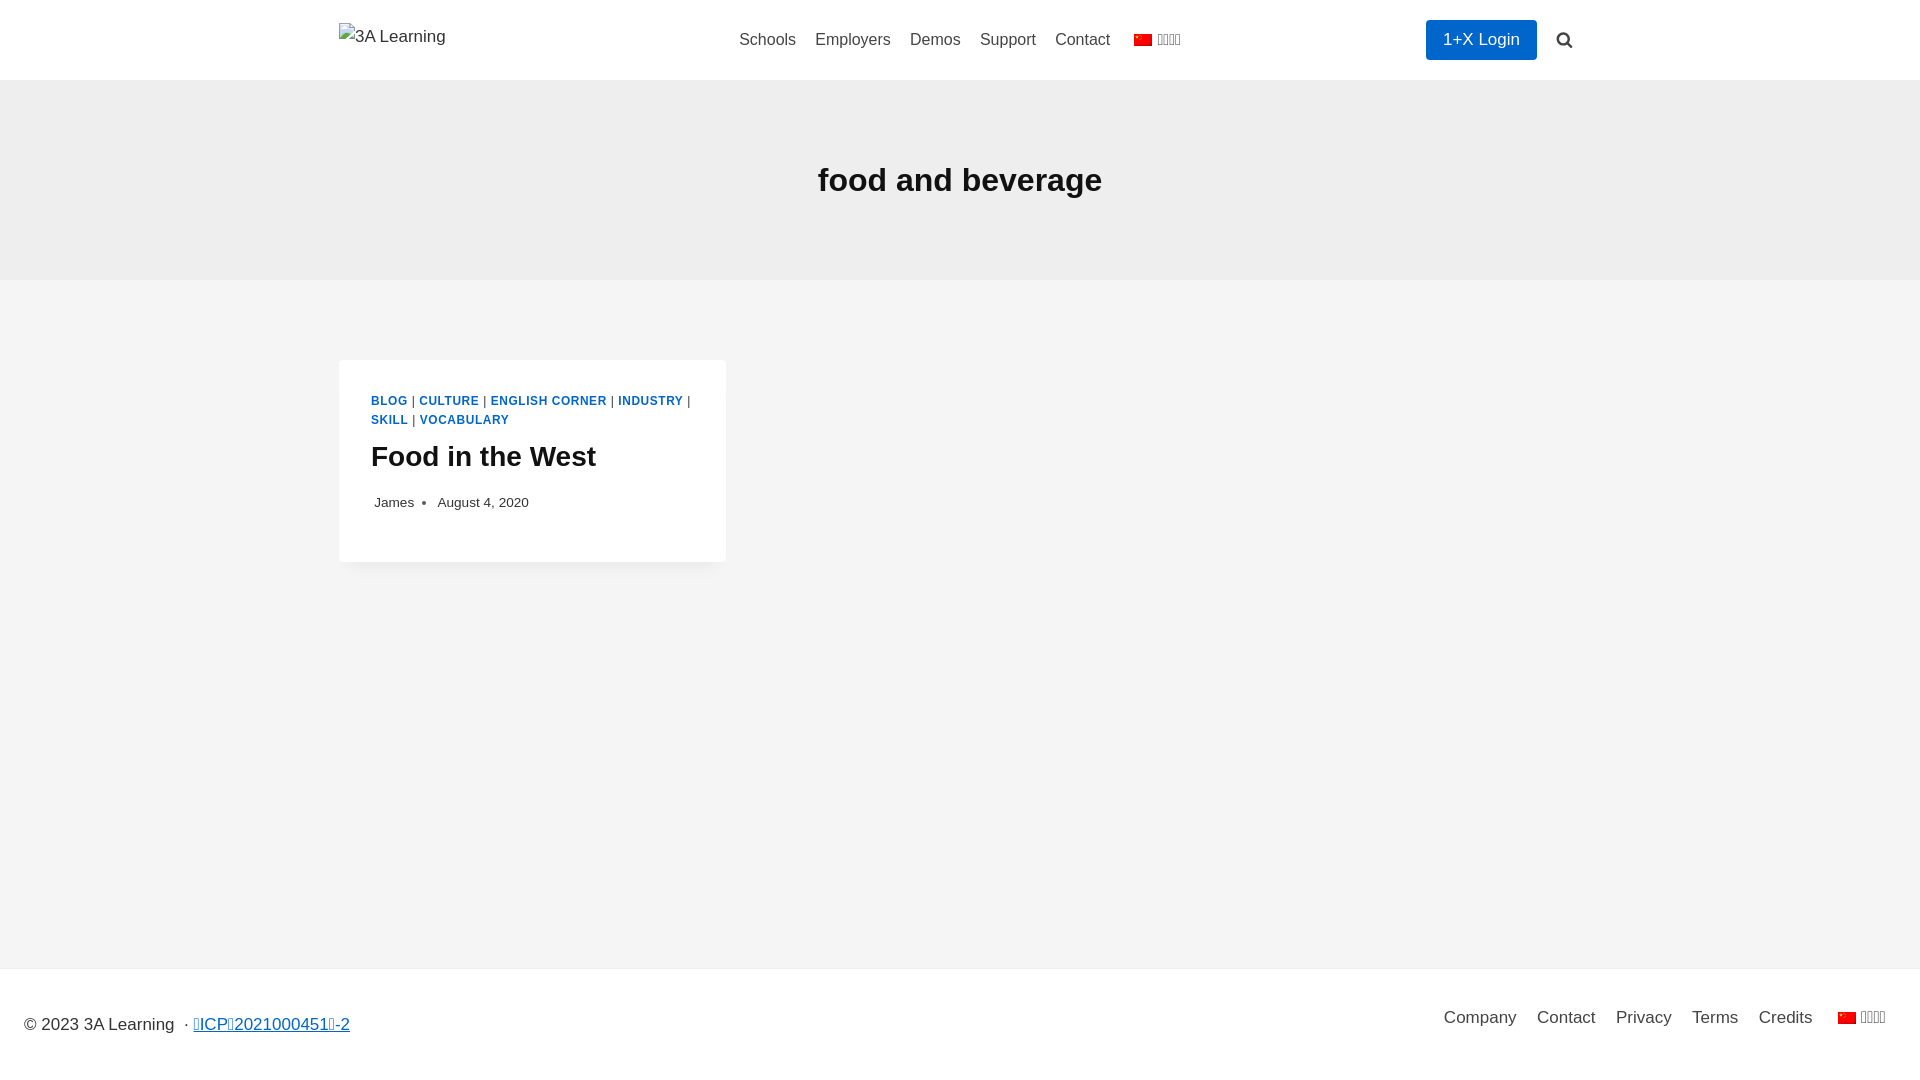 The width and height of the screenshot is (1920, 1080). Describe the element at coordinates (463, 419) in the screenshot. I see `'VOCABULARY'` at that location.